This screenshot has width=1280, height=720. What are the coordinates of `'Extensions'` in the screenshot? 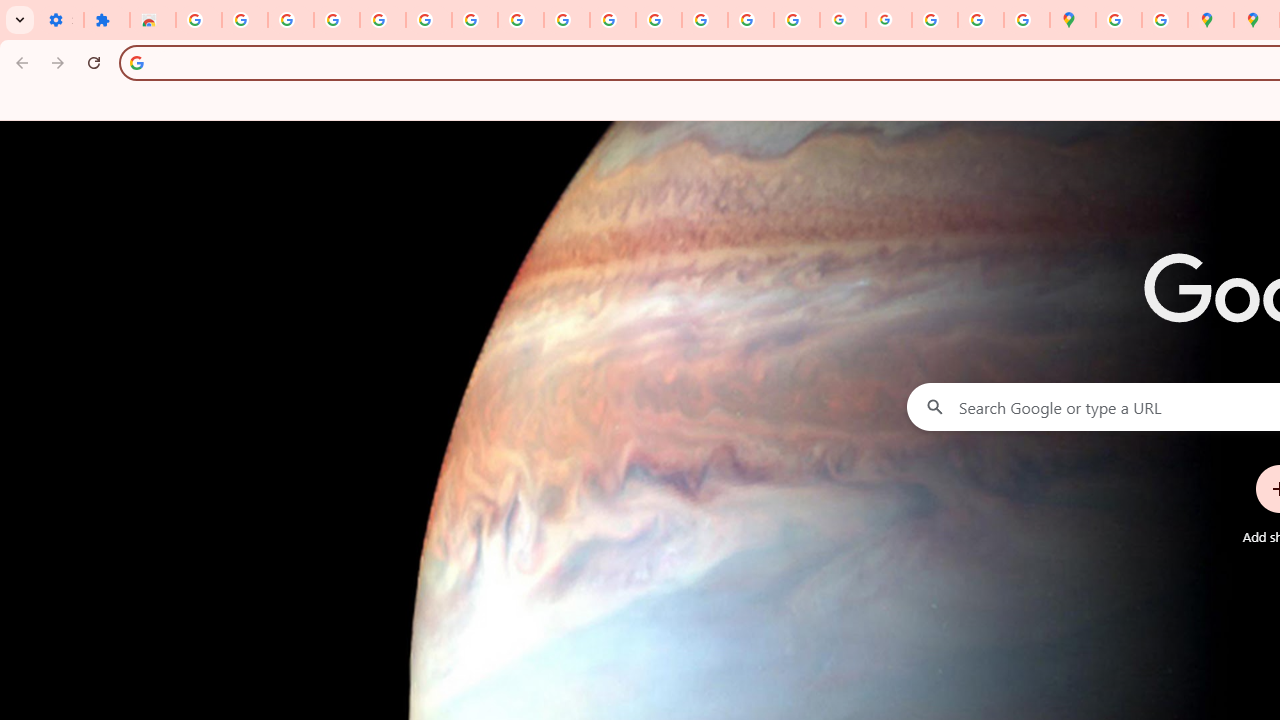 It's located at (106, 20).